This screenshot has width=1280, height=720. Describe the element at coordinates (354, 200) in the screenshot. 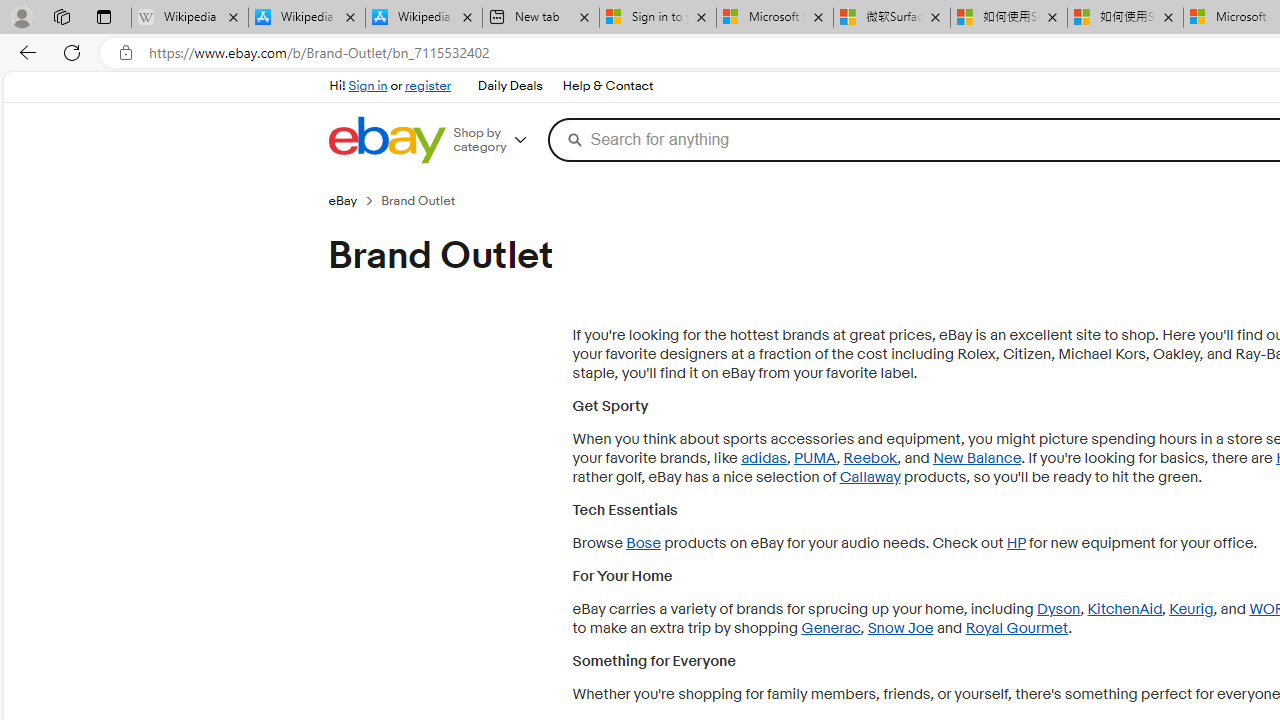

I see `'eBay'` at that location.